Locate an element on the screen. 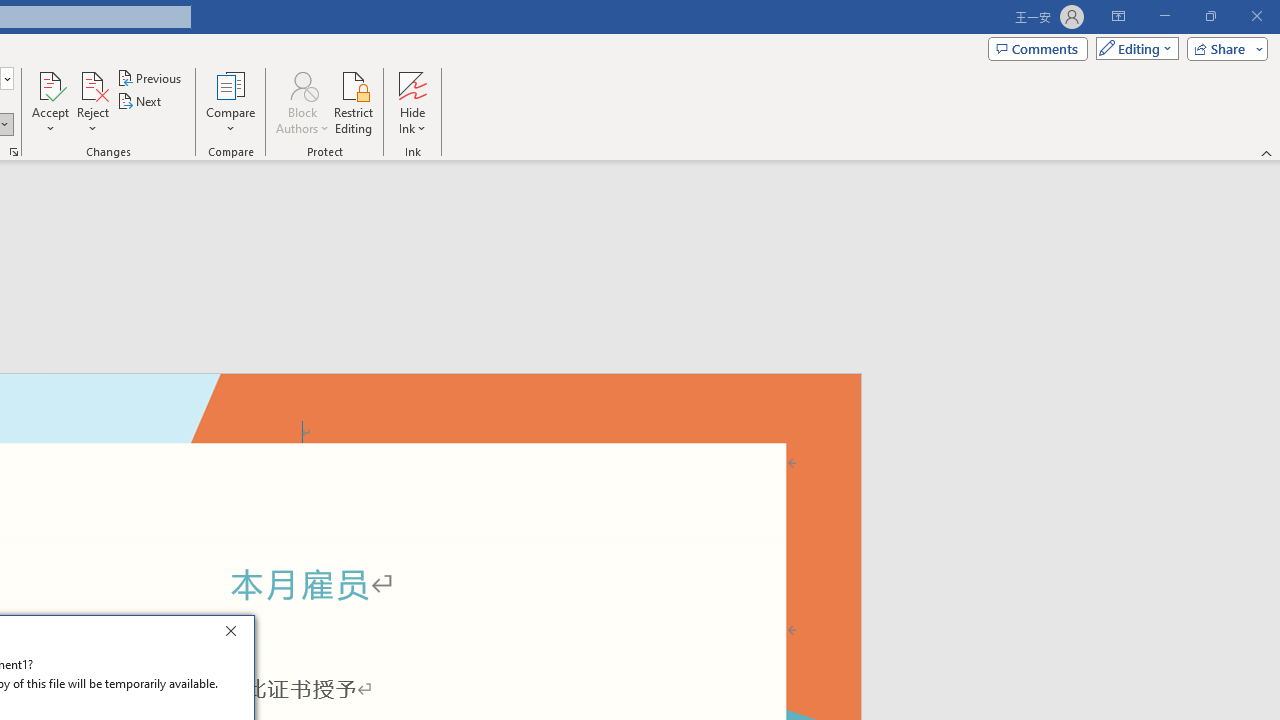  'Open' is located at coordinates (6, 77).